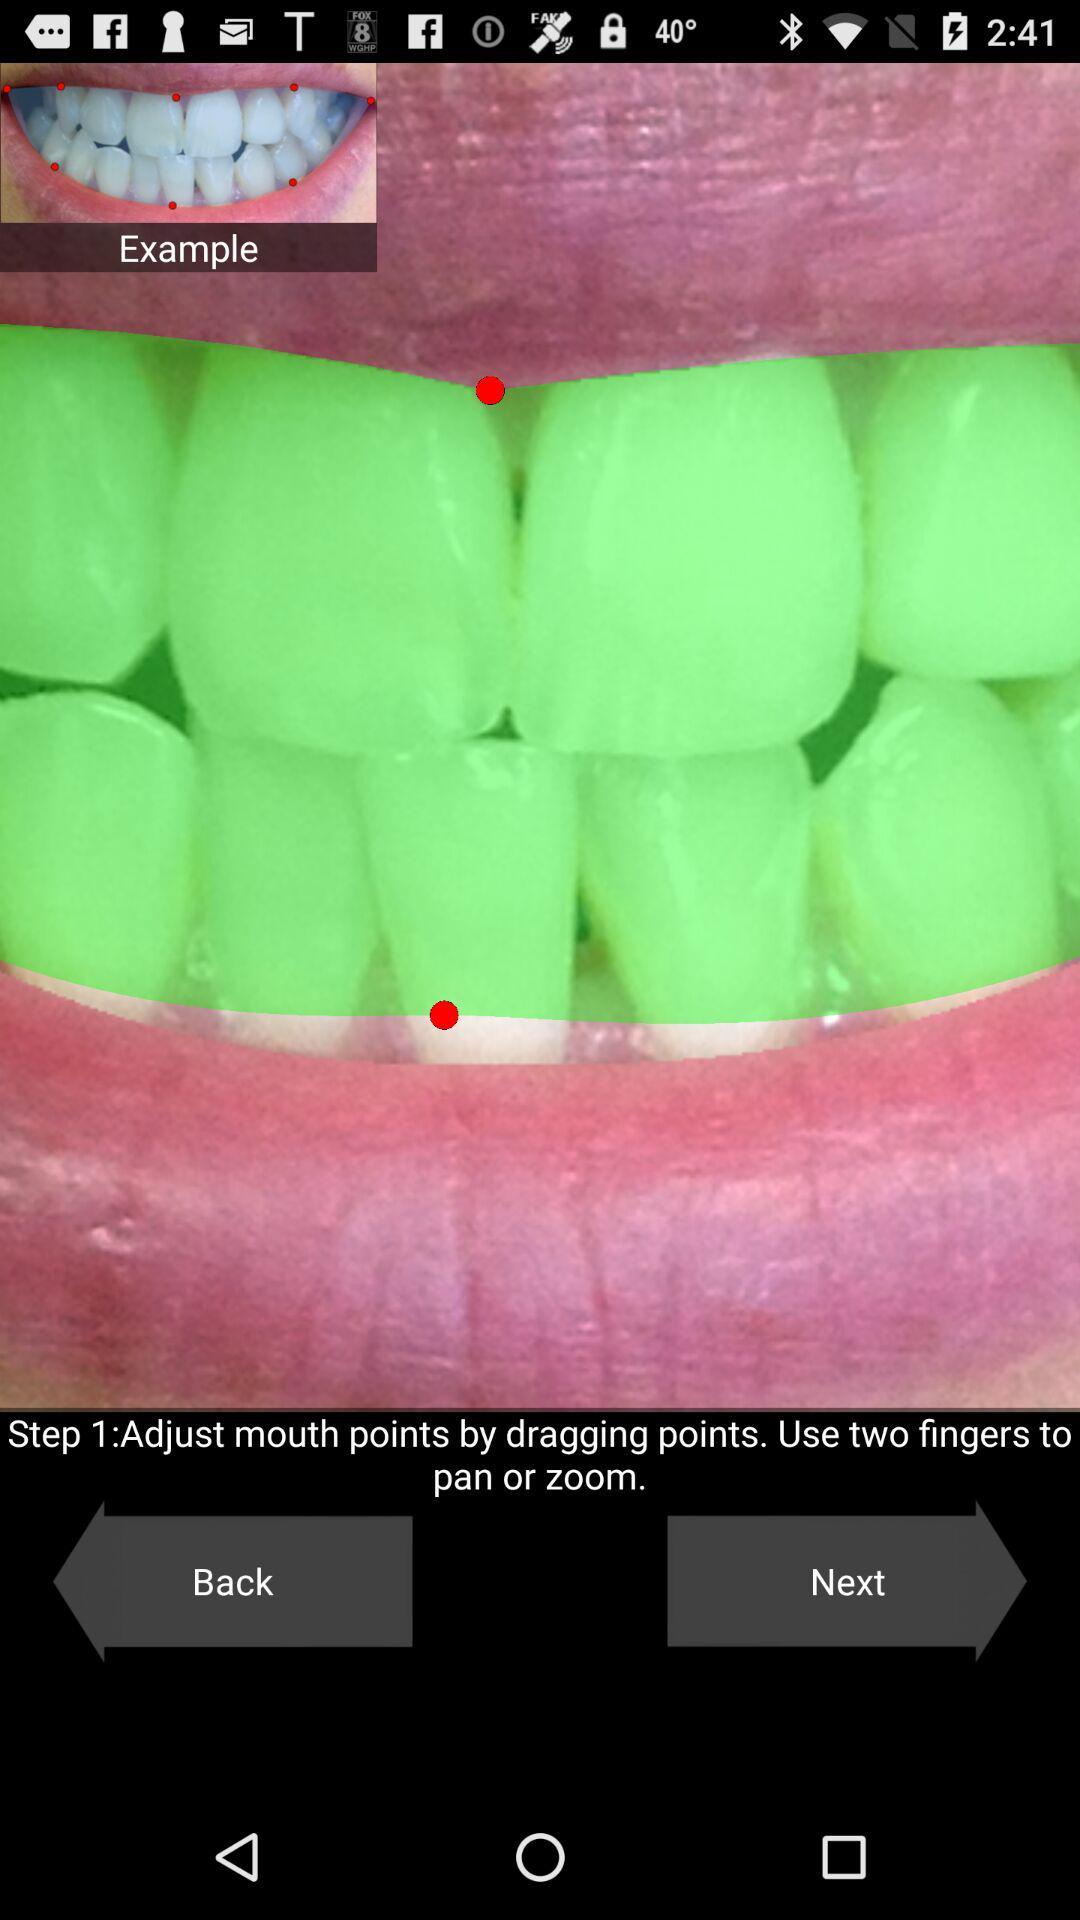 The width and height of the screenshot is (1080, 1920). Describe the element at coordinates (847, 1580) in the screenshot. I see `item below step 1 adjust item` at that location.